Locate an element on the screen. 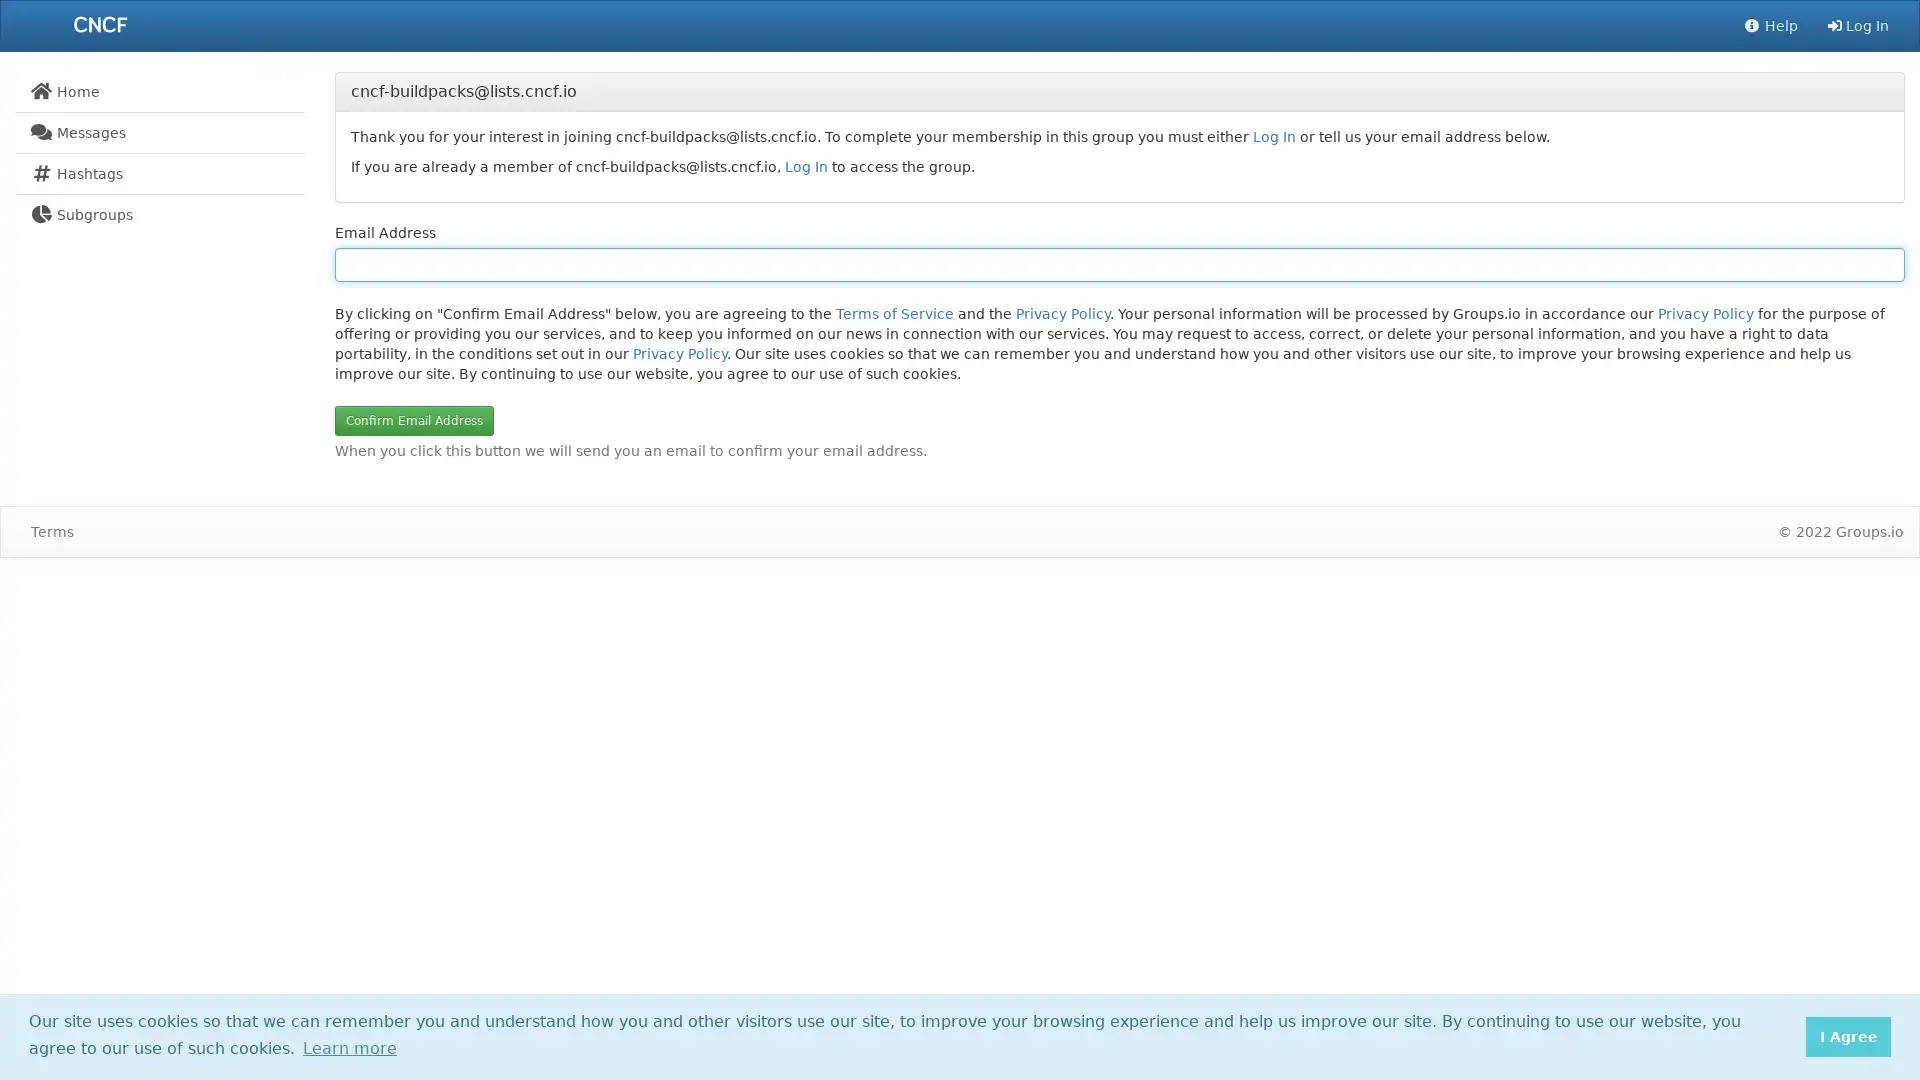 Image resolution: width=1920 pixels, height=1080 pixels. learn more about cookies is located at coordinates (349, 1047).